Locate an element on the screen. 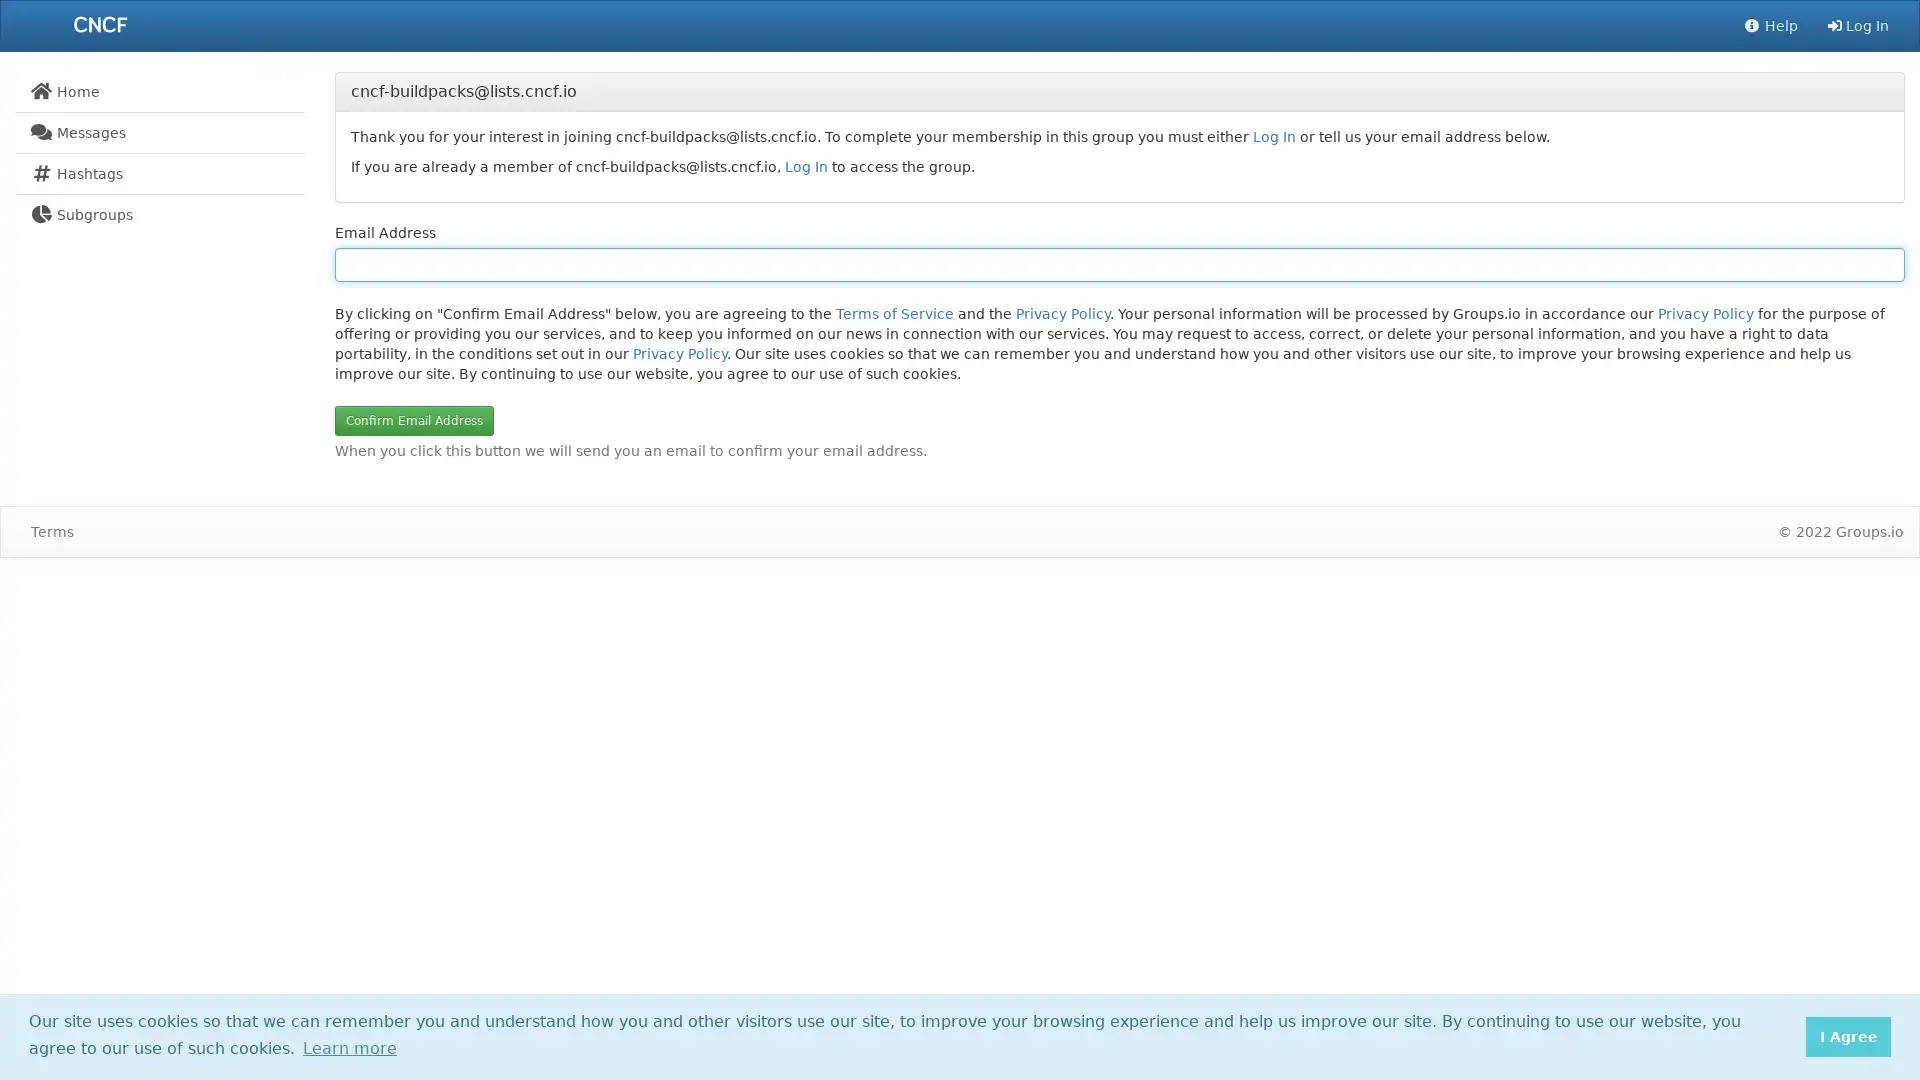 Image resolution: width=1920 pixels, height=1080 pixels. learn more about cookies is located at coordinates (349, 1047).